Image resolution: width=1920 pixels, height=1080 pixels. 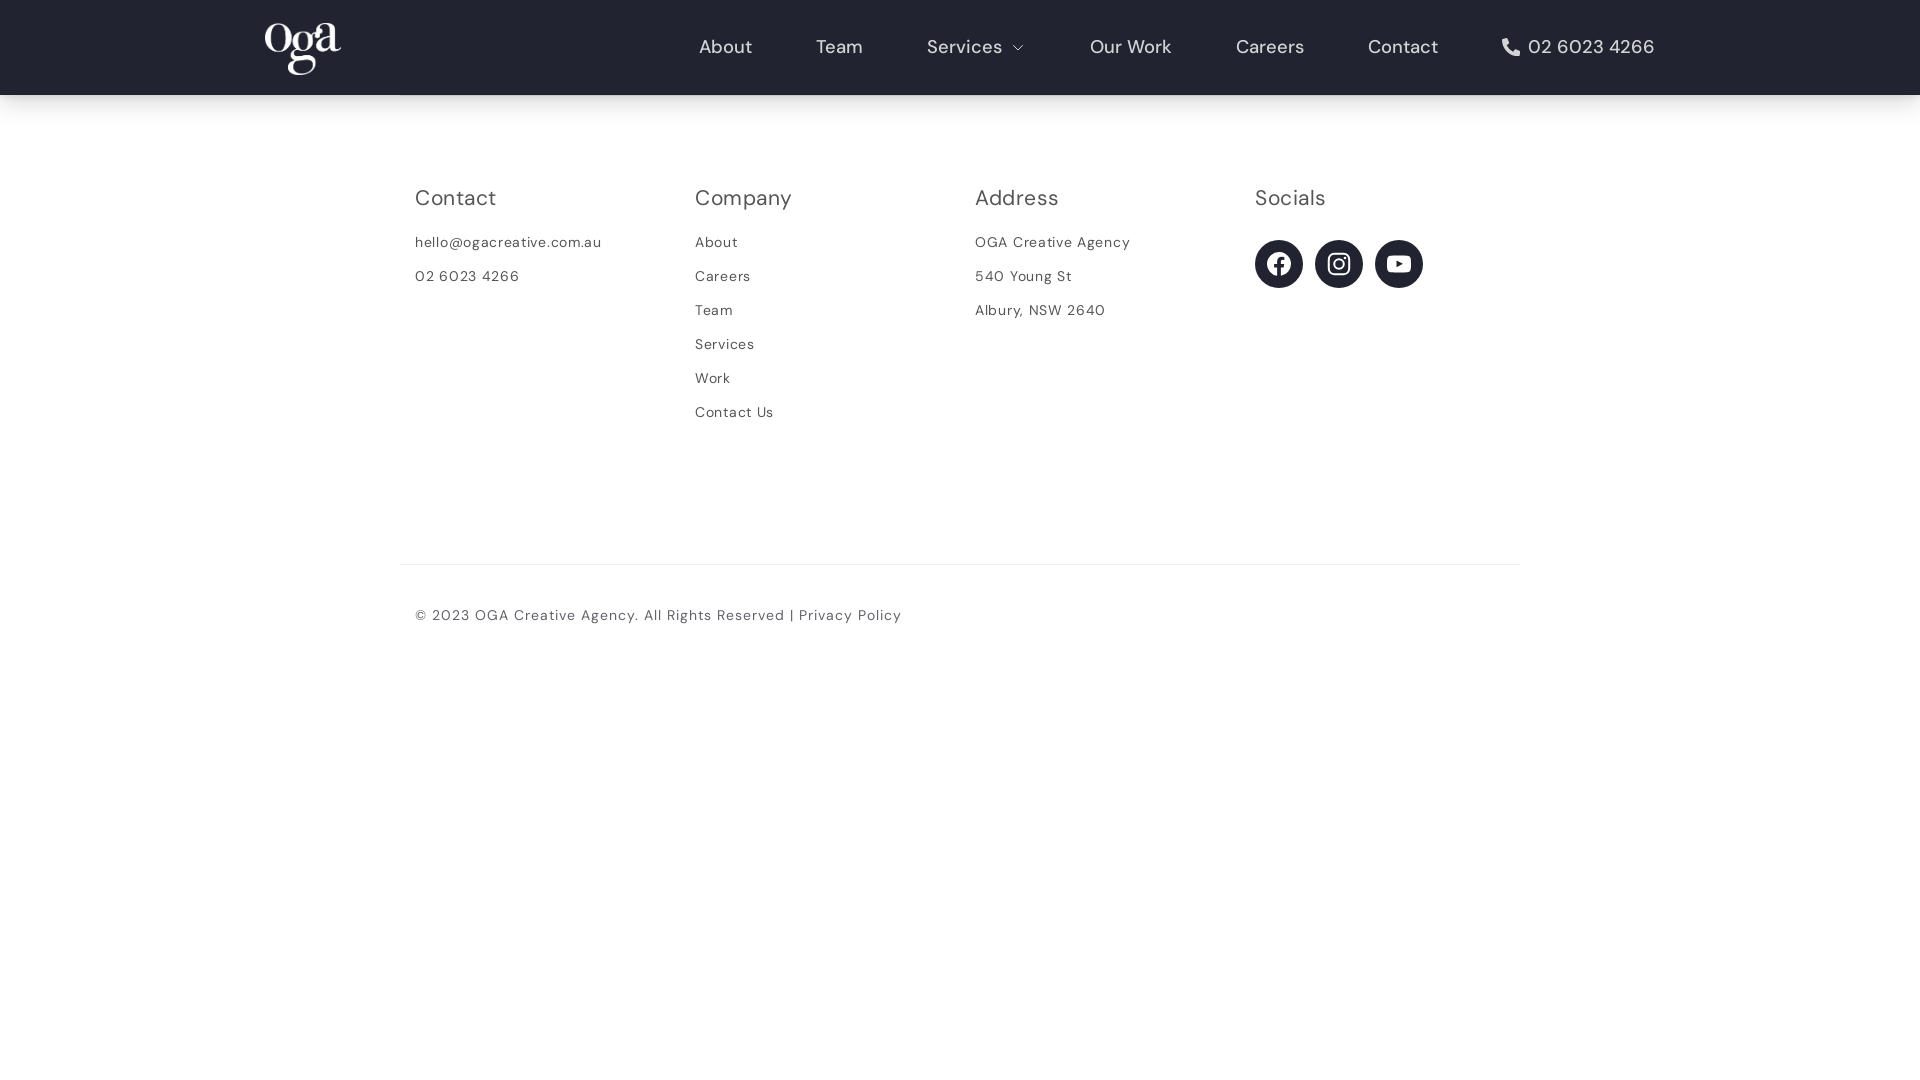 I want to click on '02 6023 4266', so click(x=1577, y=45).